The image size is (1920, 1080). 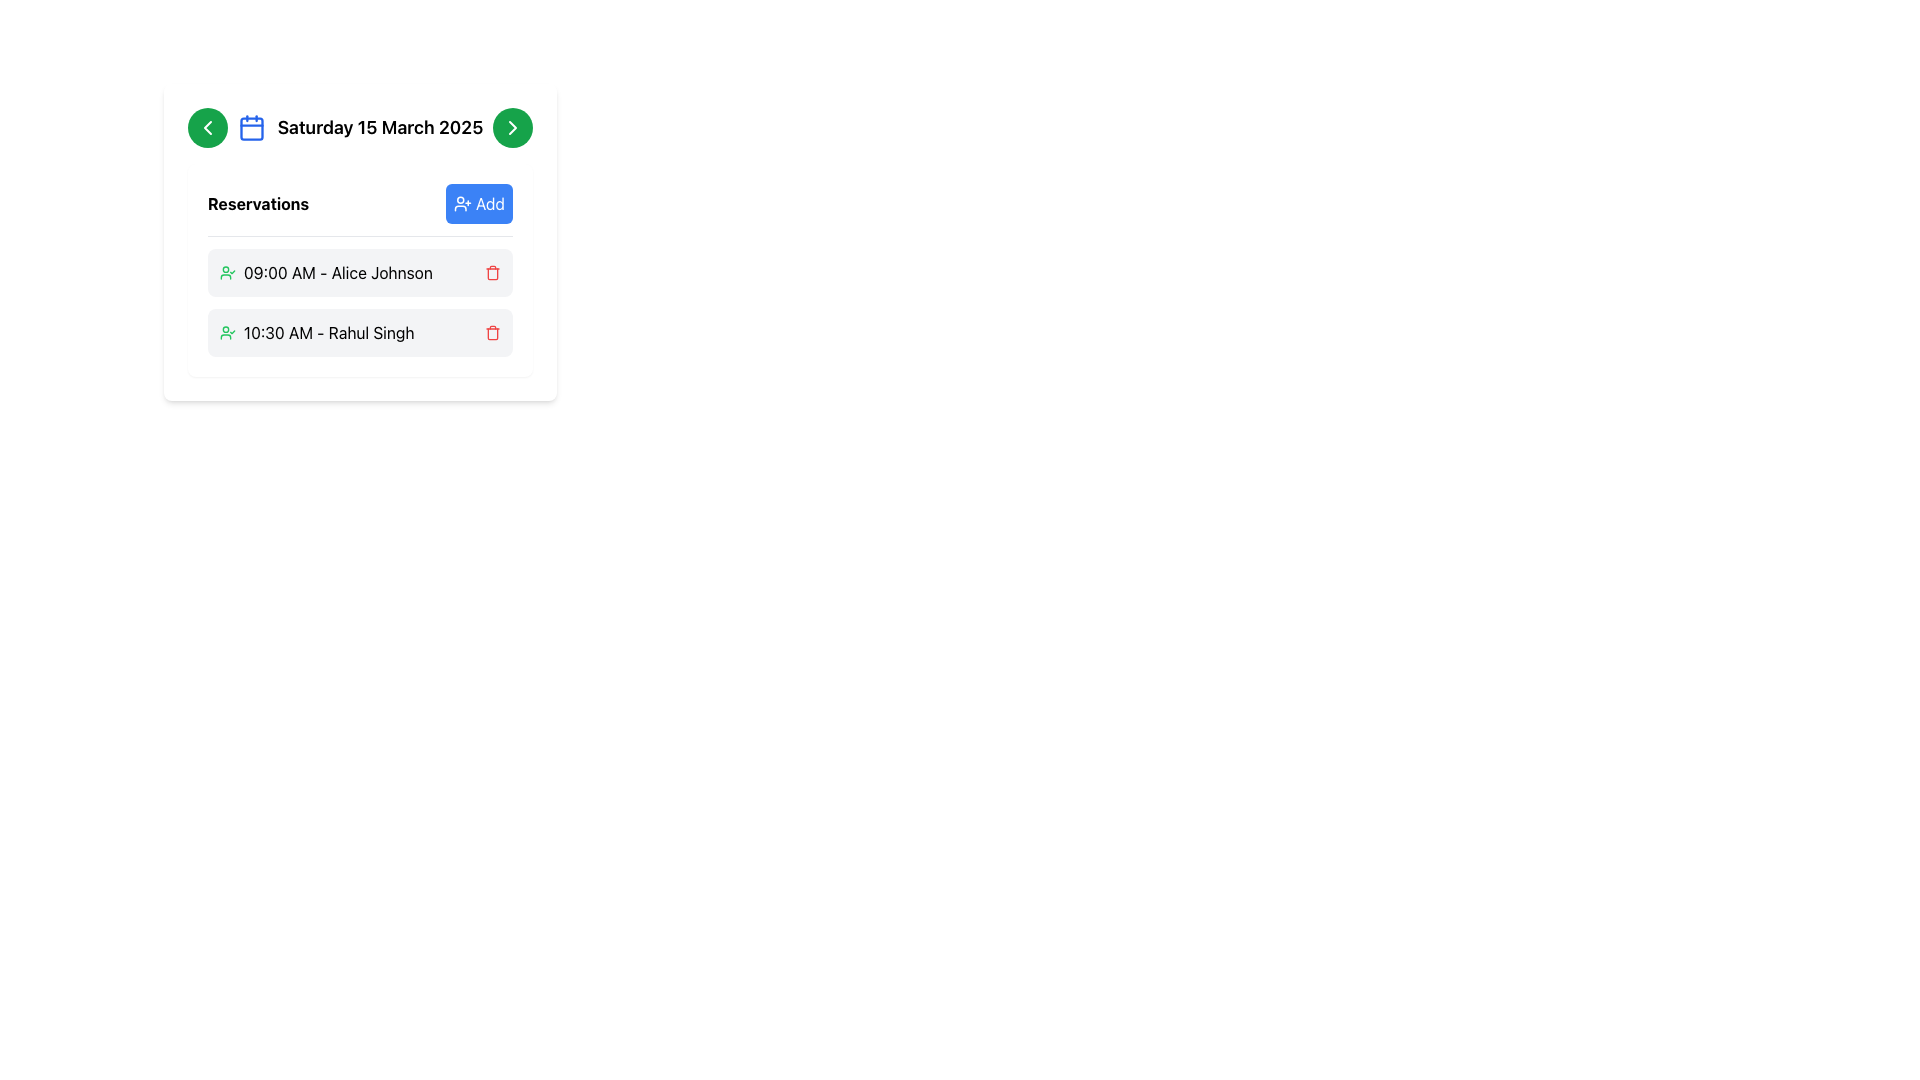 I want to click on the navigation button located in the upper-left corner of the widget, contained within a green circle, to possibly reveal additional information or a tooltip, so click(x=207, y=127).